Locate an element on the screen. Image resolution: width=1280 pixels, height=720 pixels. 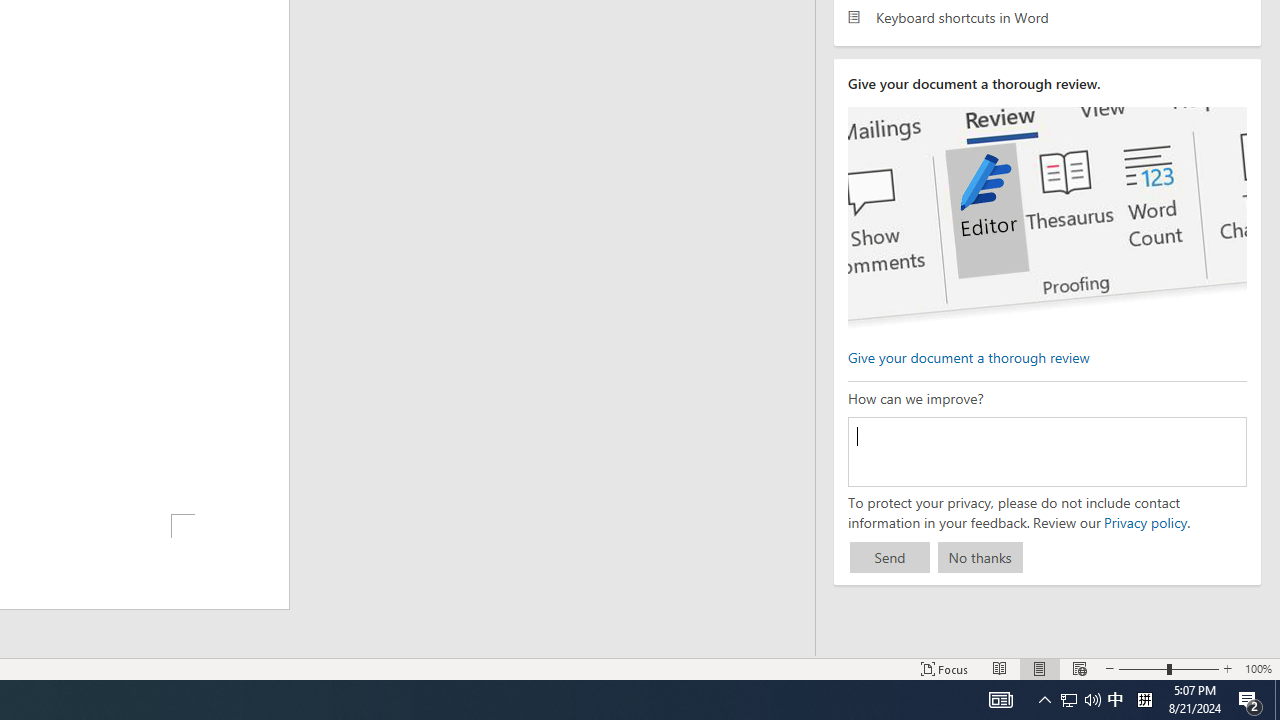
'Privacy policy' is located at coordinates (1144, 521).